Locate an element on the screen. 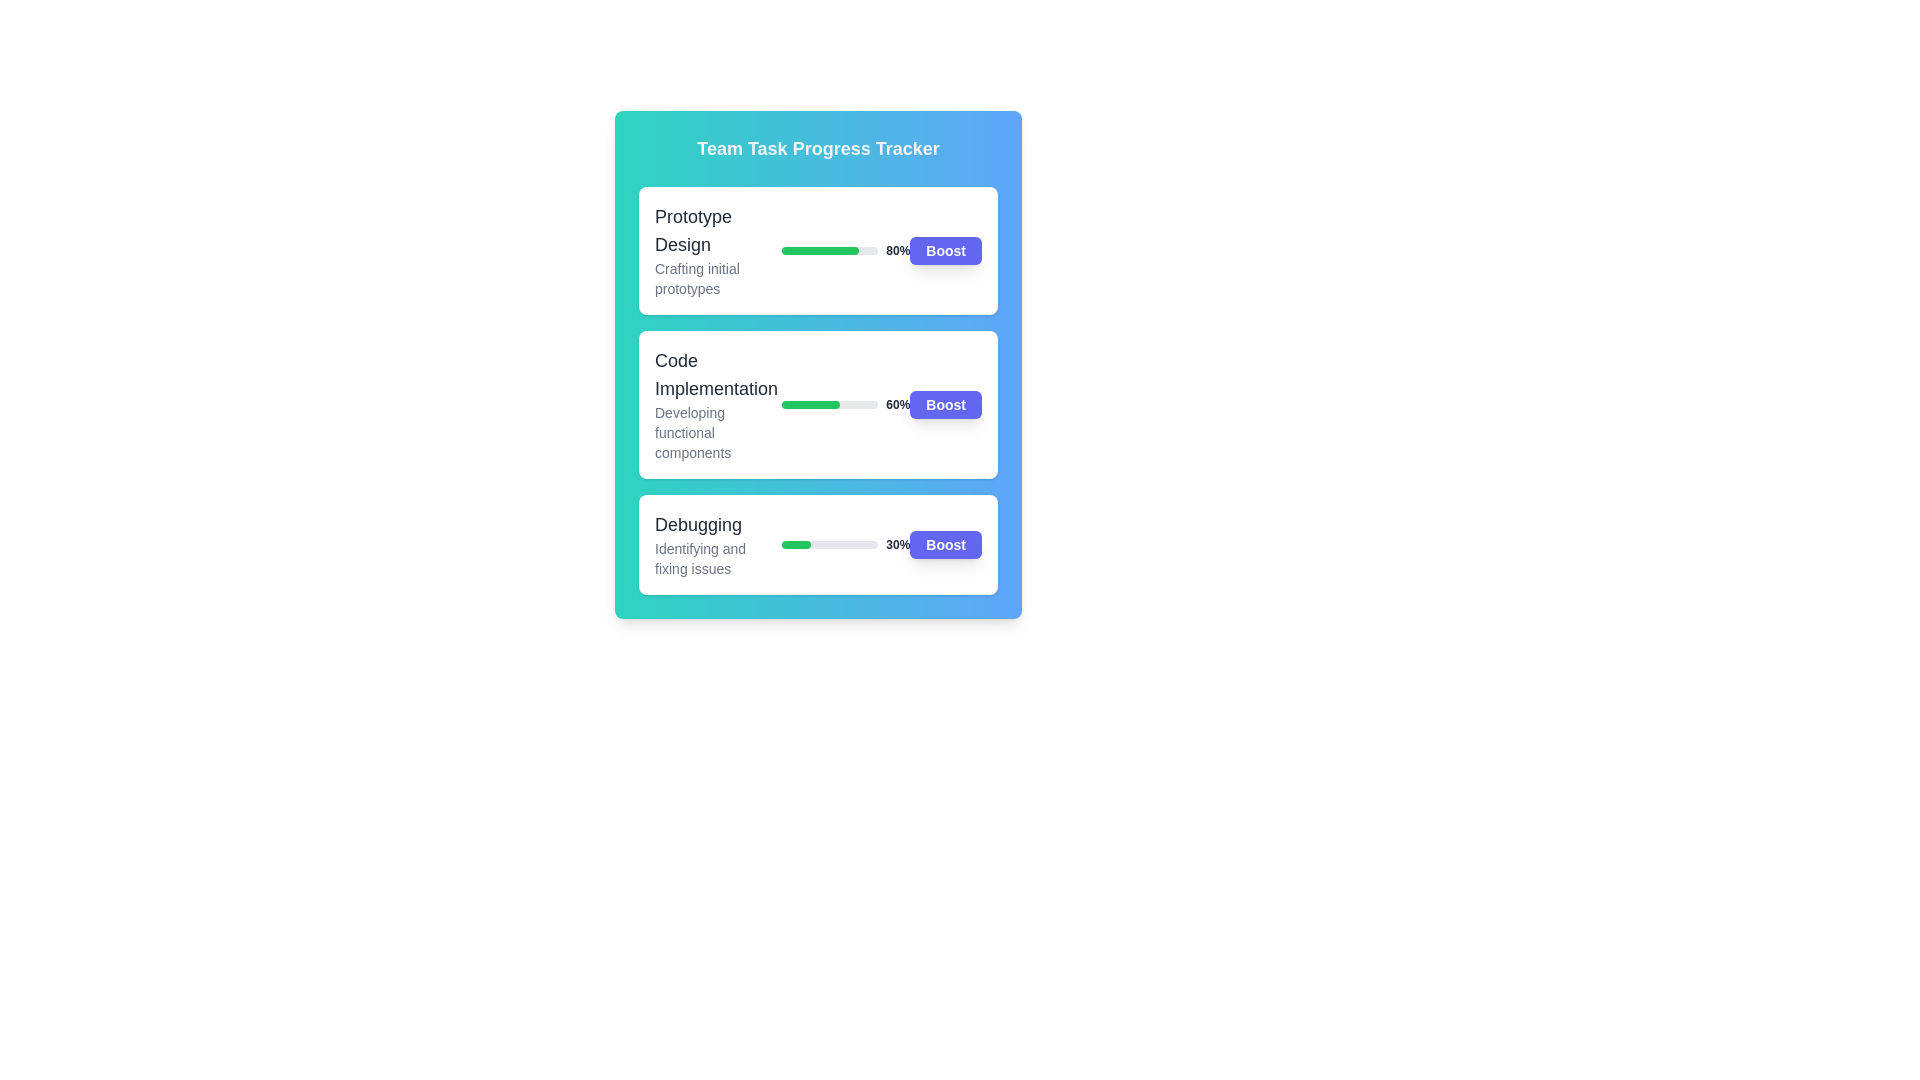 Image resolution: width=1920 pixels, height=1080 pixels. the filled and unfilled sections of the progress bar component located in the middle section of the 'Prototype Design' card, just below the title and description is located at coordinates (846, 249).